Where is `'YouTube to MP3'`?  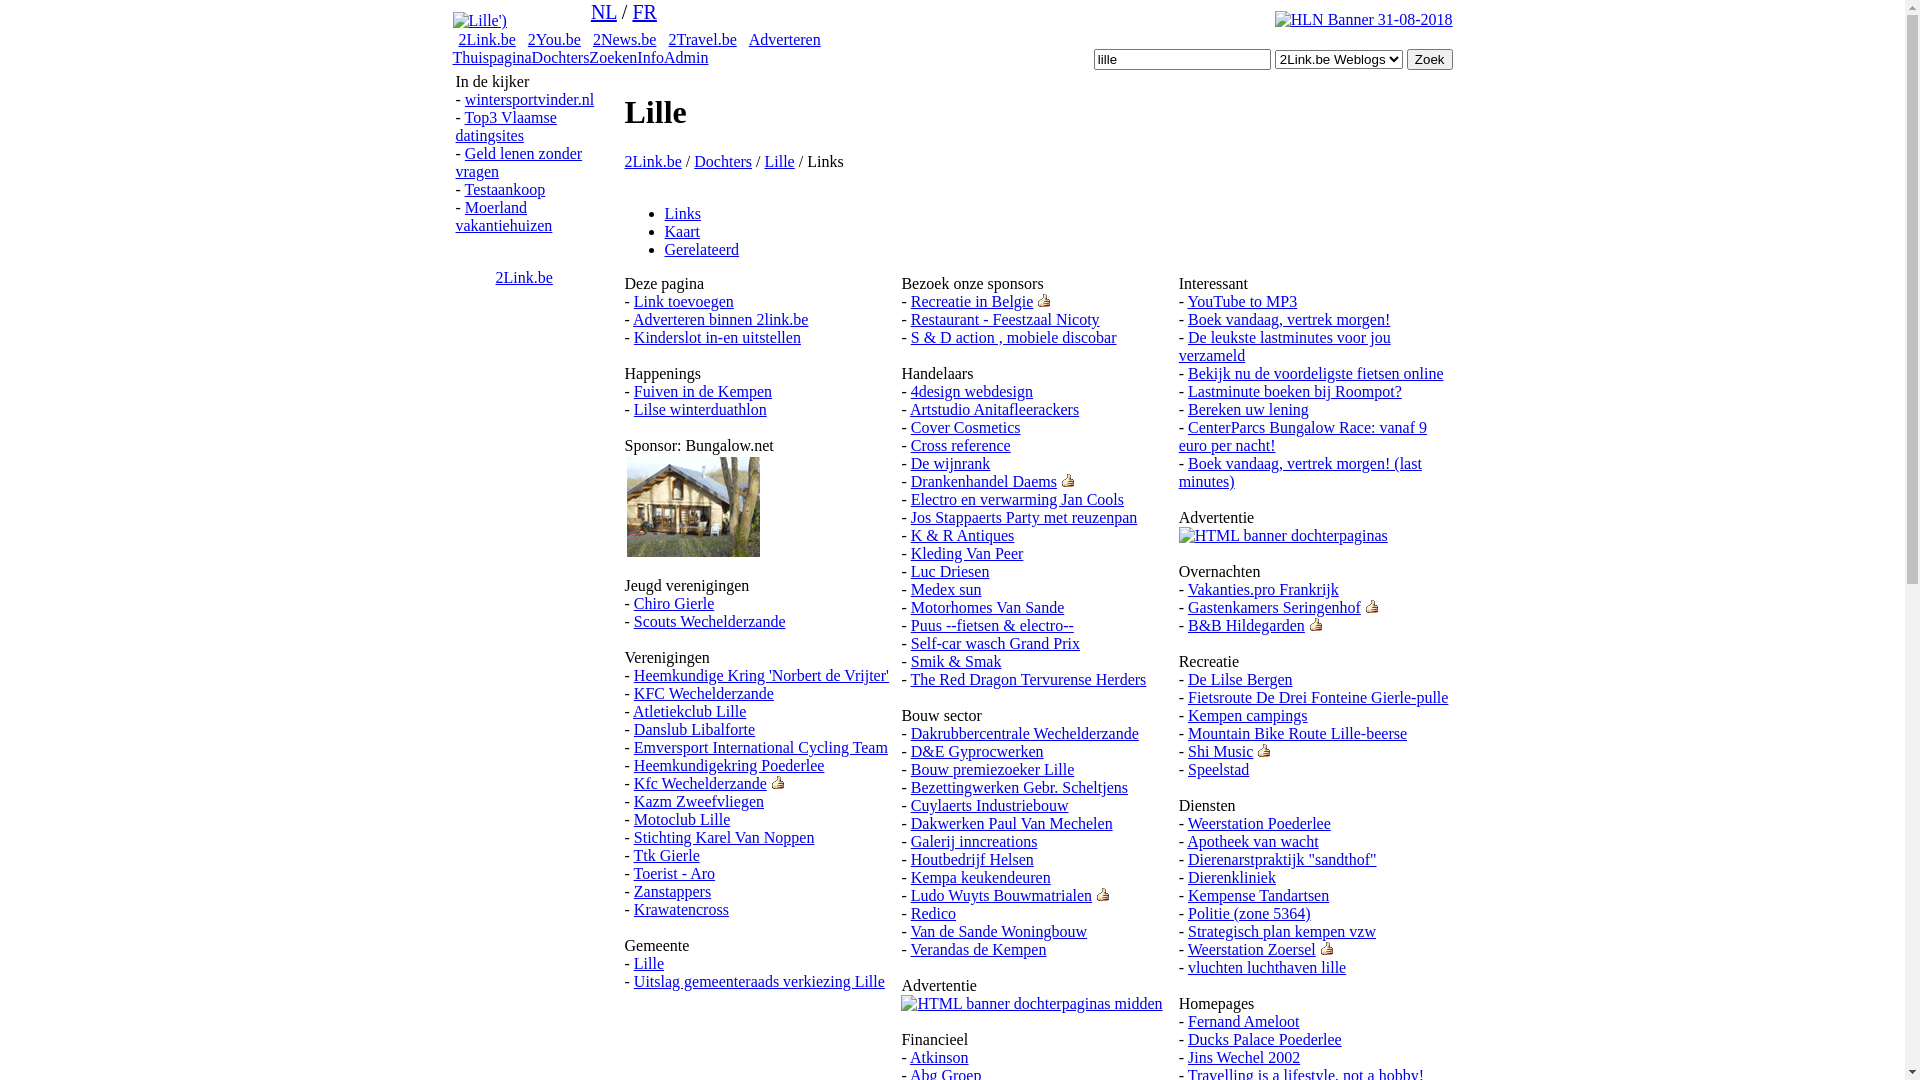 'YouTube to MP3' is located at coordinates (1241, 301).